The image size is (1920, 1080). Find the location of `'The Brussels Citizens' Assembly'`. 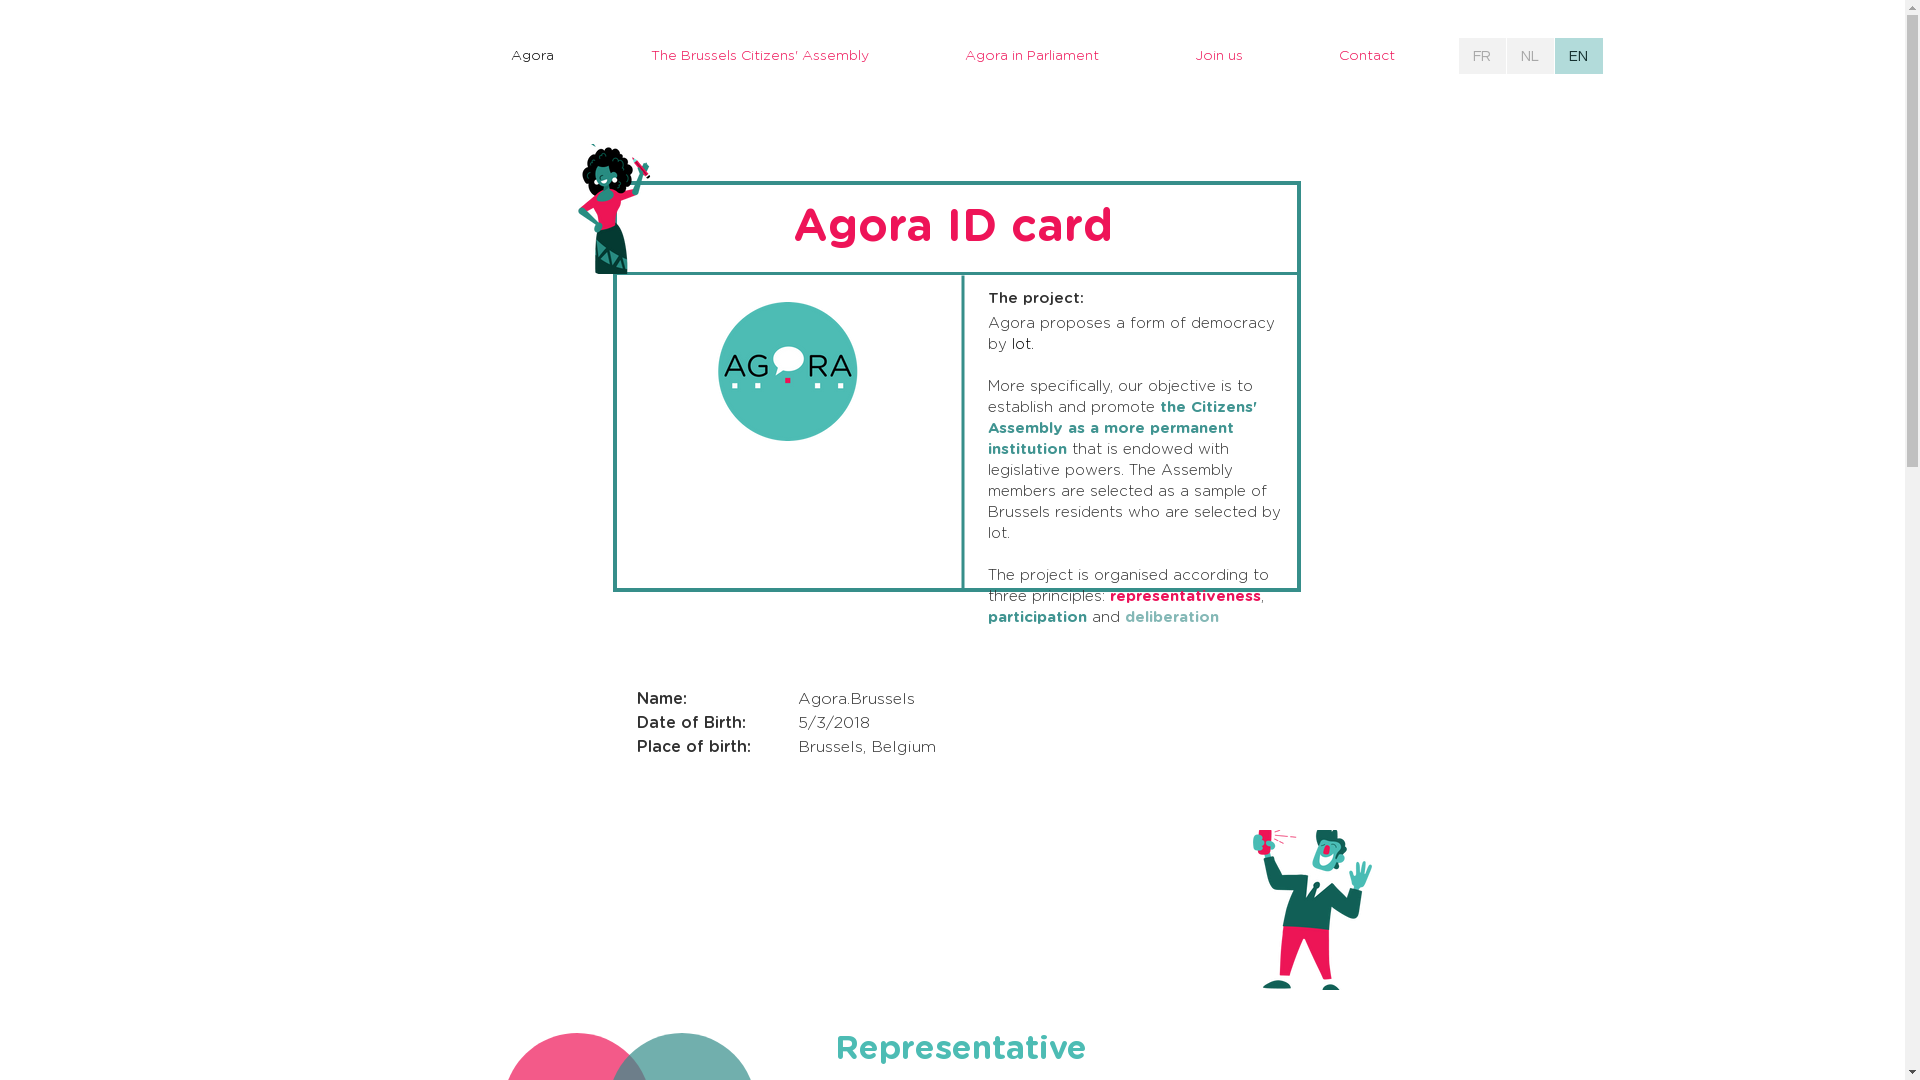

'The Brussels Citizens' Assembly' is located at coordinates (757, 55).